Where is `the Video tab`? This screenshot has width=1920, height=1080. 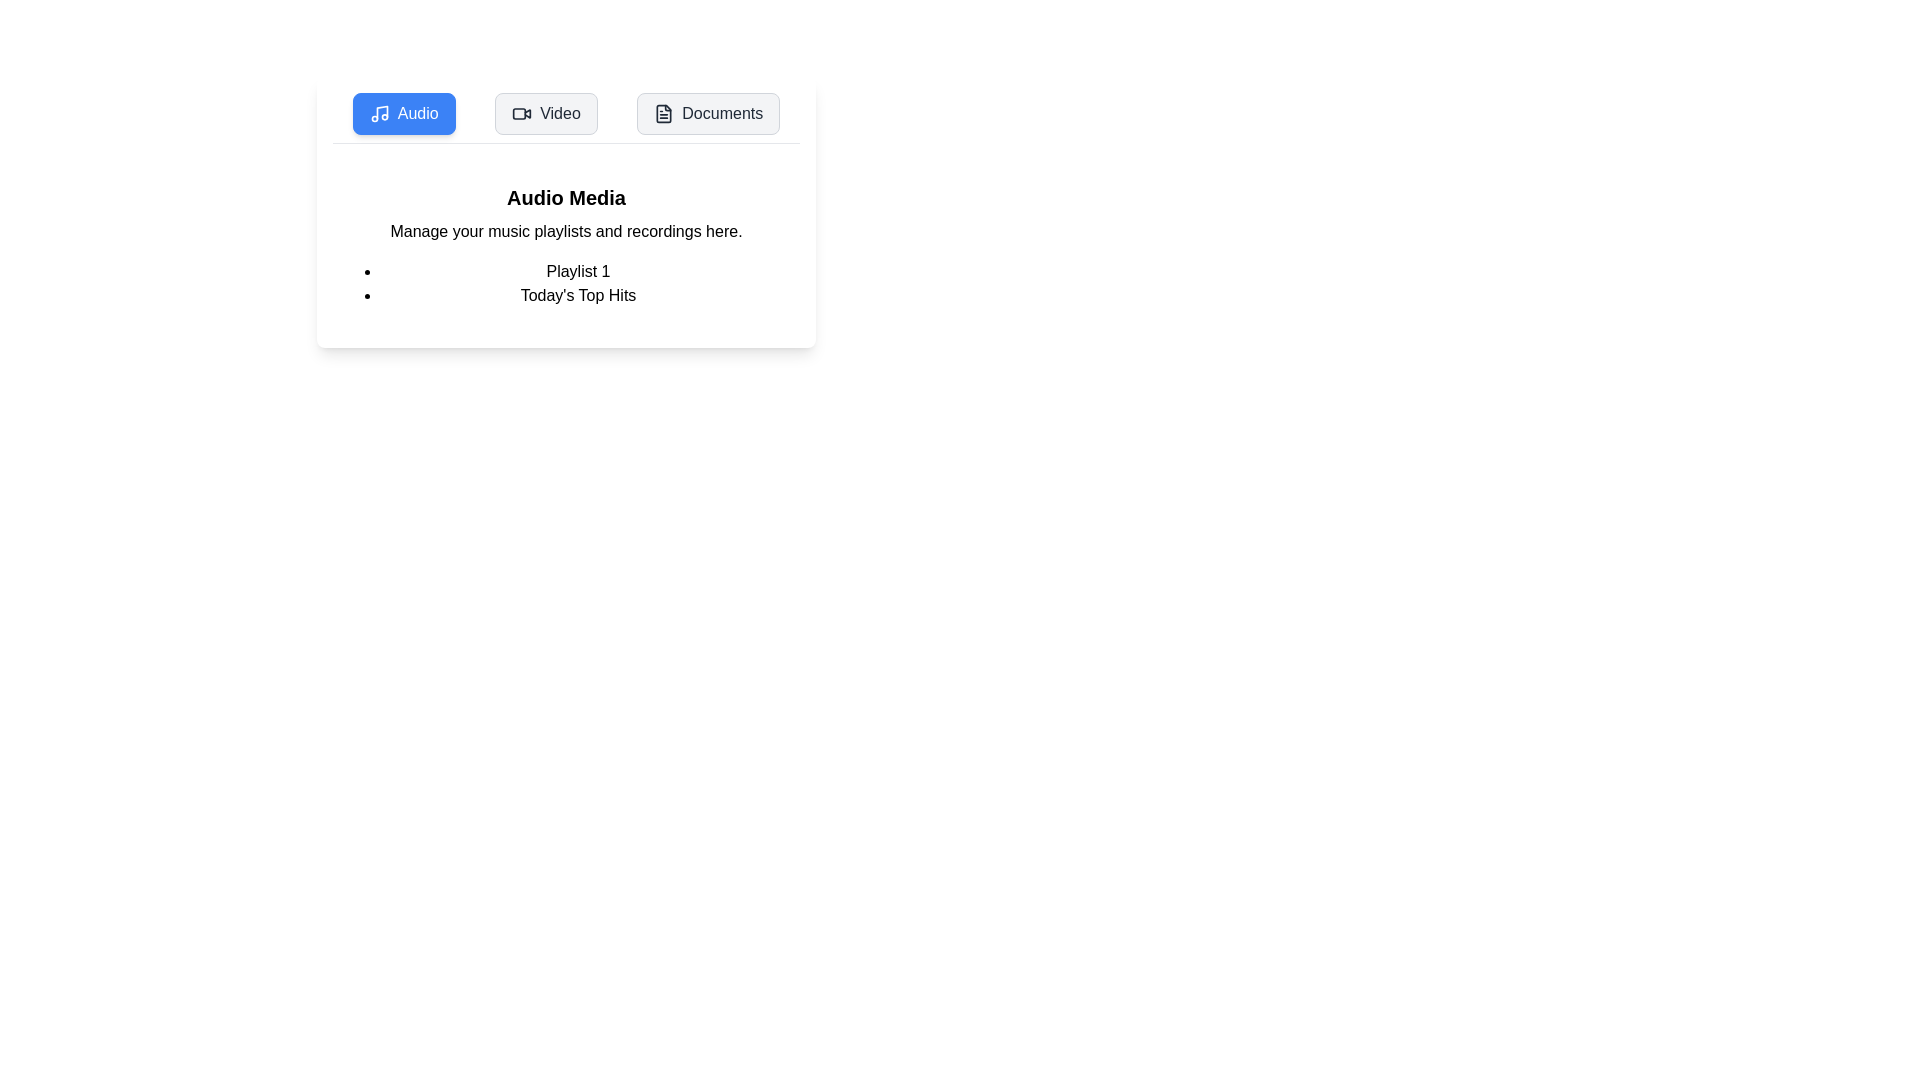 the Video tab is located at coordinates (546, 114).